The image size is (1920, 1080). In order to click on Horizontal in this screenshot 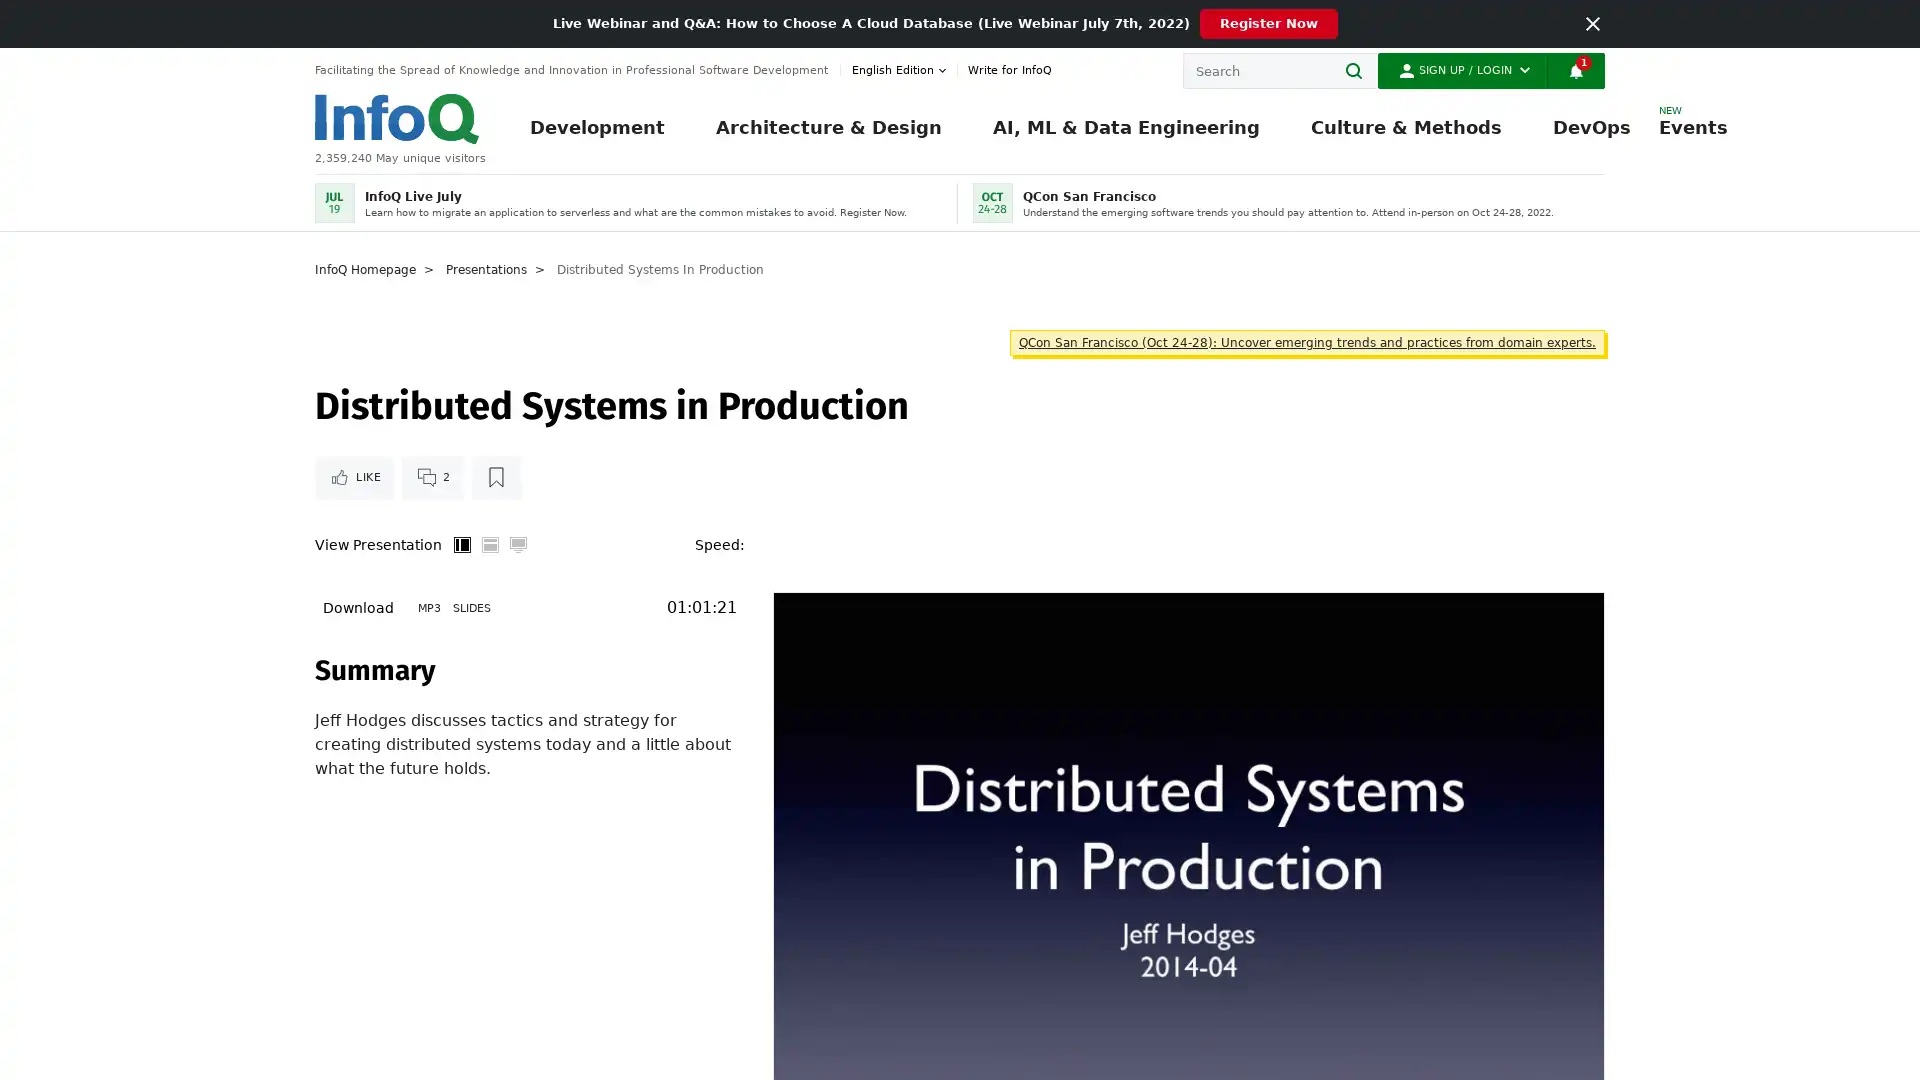, I will do `click(489, 556)`.